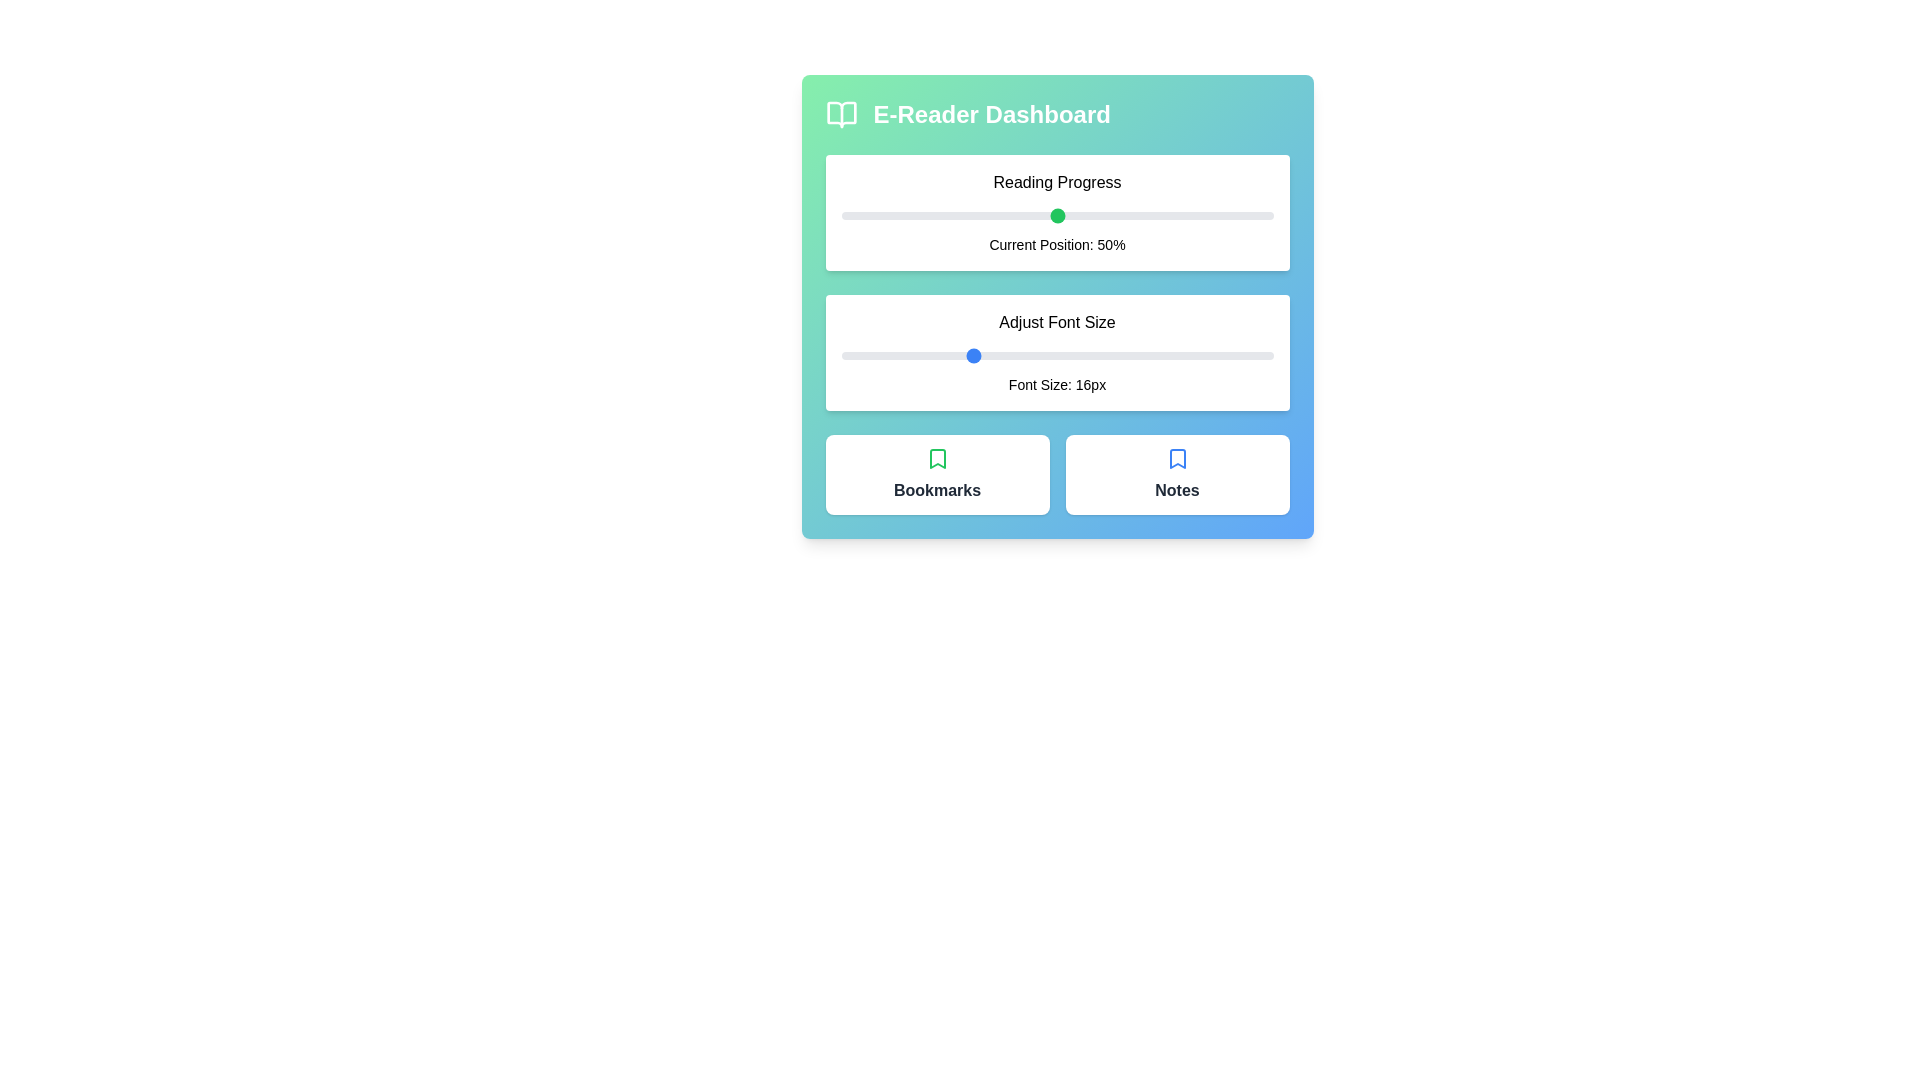  I want to click on the font size slider to 27 px, so click(1207, 354).